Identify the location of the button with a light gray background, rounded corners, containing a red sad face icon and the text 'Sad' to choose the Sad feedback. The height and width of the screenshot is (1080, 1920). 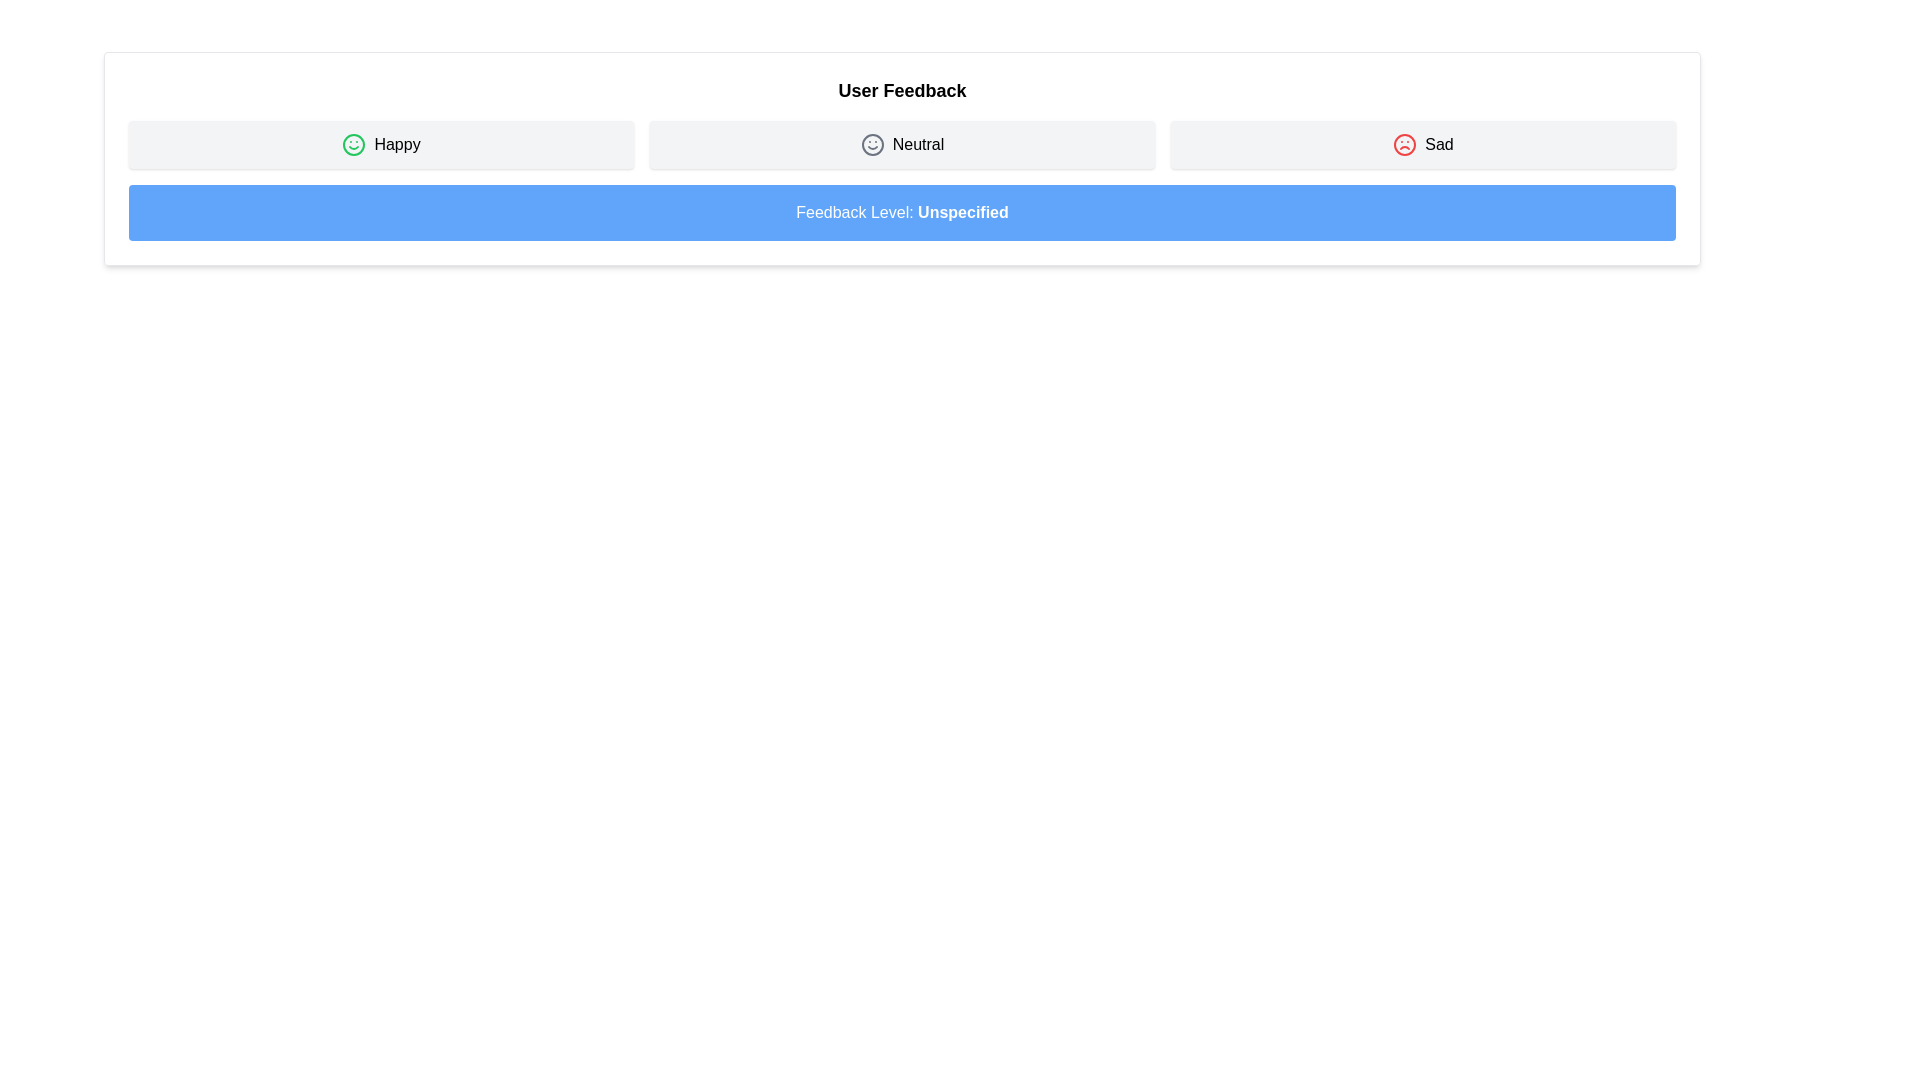
(1422, 144).